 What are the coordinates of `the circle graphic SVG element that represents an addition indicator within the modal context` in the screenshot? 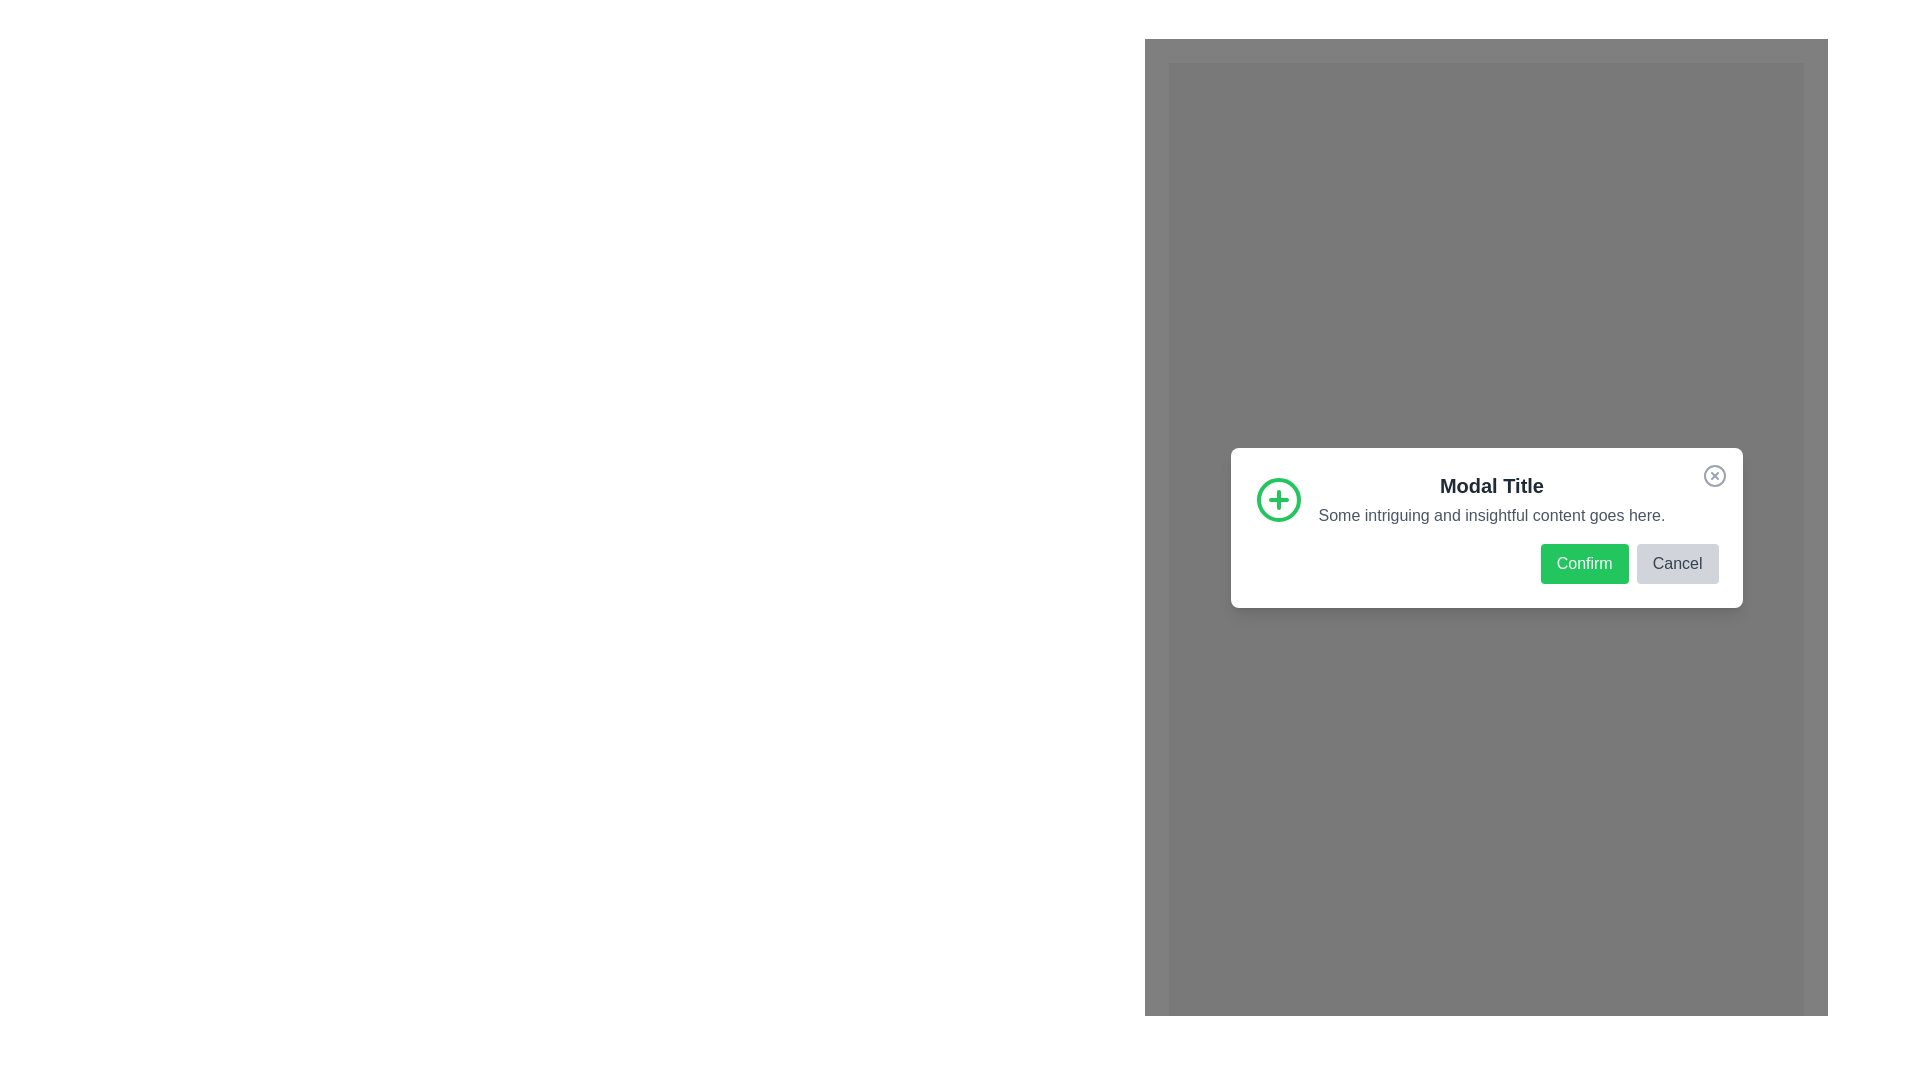 It's located at (1277, 498).